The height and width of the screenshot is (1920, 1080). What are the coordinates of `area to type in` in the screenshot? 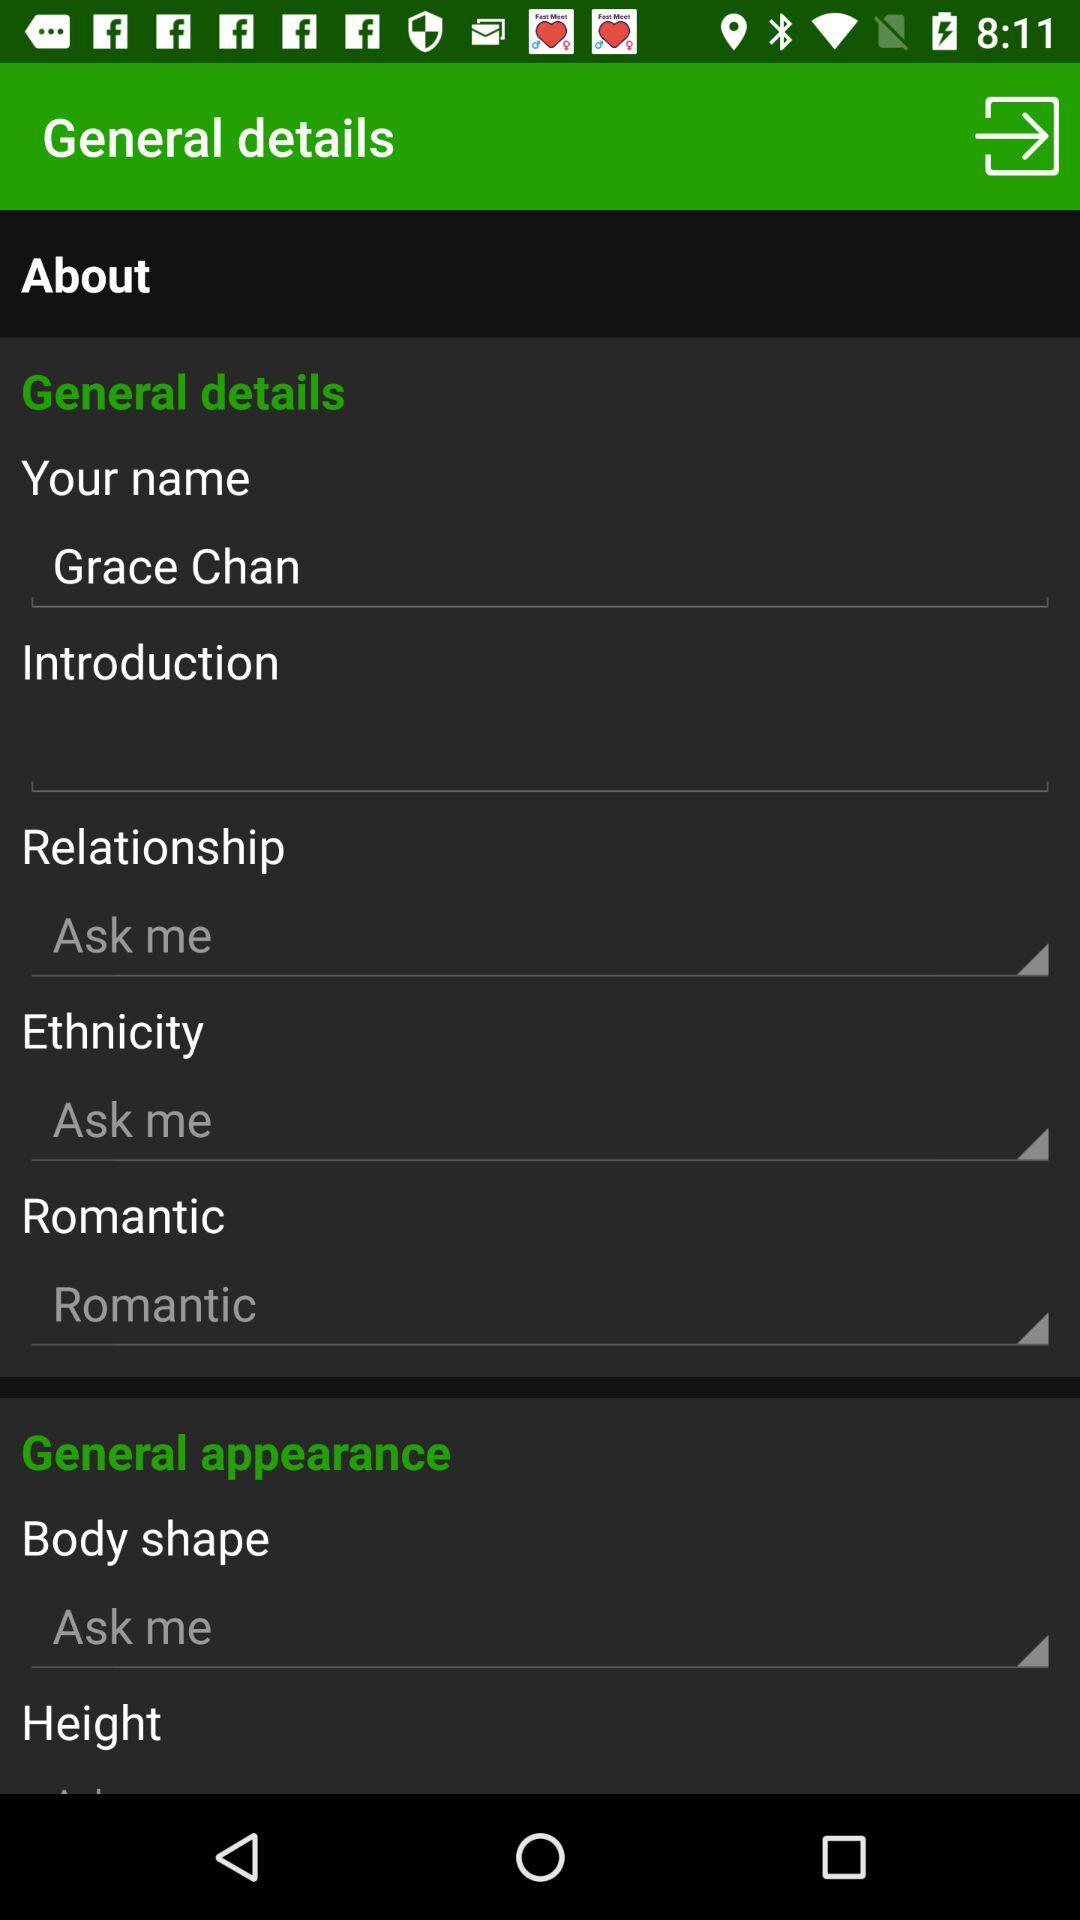 It's located at (540, 749).